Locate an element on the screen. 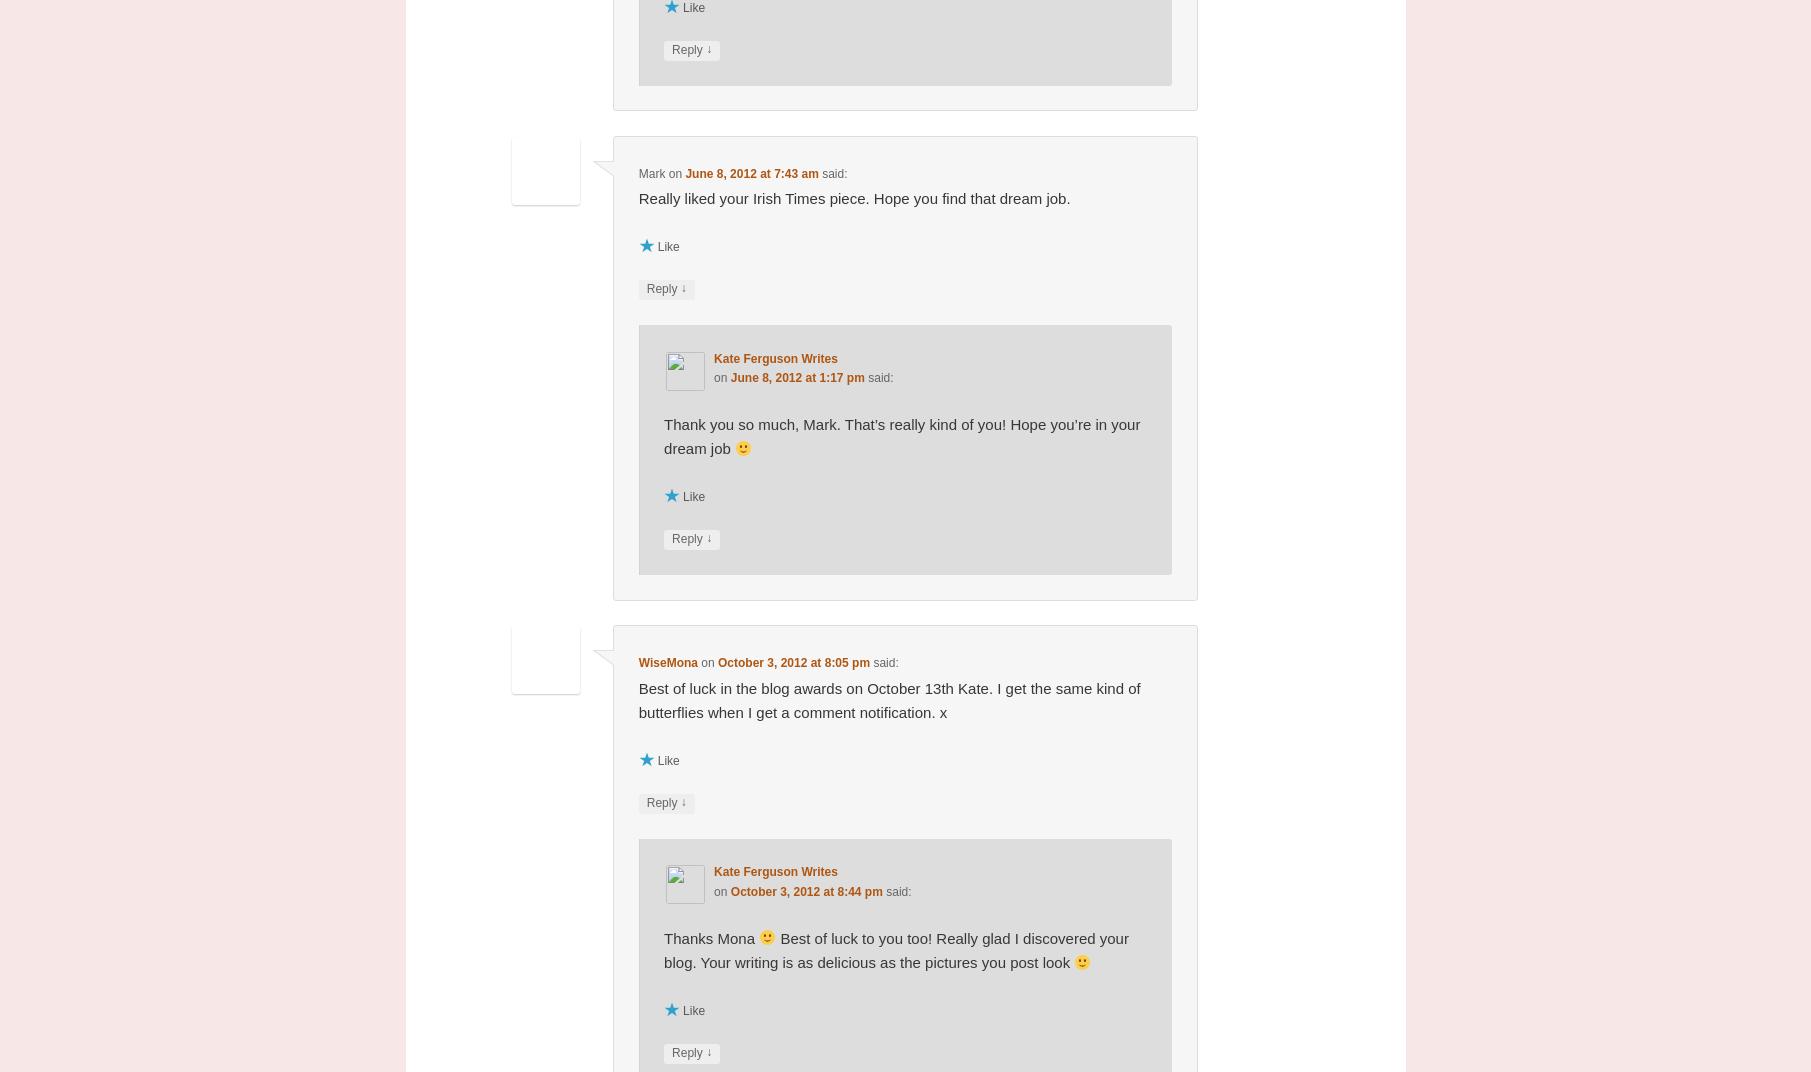 The height and width of the screenshot is (1072, 1811). 'October 3, 2012 at 8:44 pm' is located at coordinates (806, 891).